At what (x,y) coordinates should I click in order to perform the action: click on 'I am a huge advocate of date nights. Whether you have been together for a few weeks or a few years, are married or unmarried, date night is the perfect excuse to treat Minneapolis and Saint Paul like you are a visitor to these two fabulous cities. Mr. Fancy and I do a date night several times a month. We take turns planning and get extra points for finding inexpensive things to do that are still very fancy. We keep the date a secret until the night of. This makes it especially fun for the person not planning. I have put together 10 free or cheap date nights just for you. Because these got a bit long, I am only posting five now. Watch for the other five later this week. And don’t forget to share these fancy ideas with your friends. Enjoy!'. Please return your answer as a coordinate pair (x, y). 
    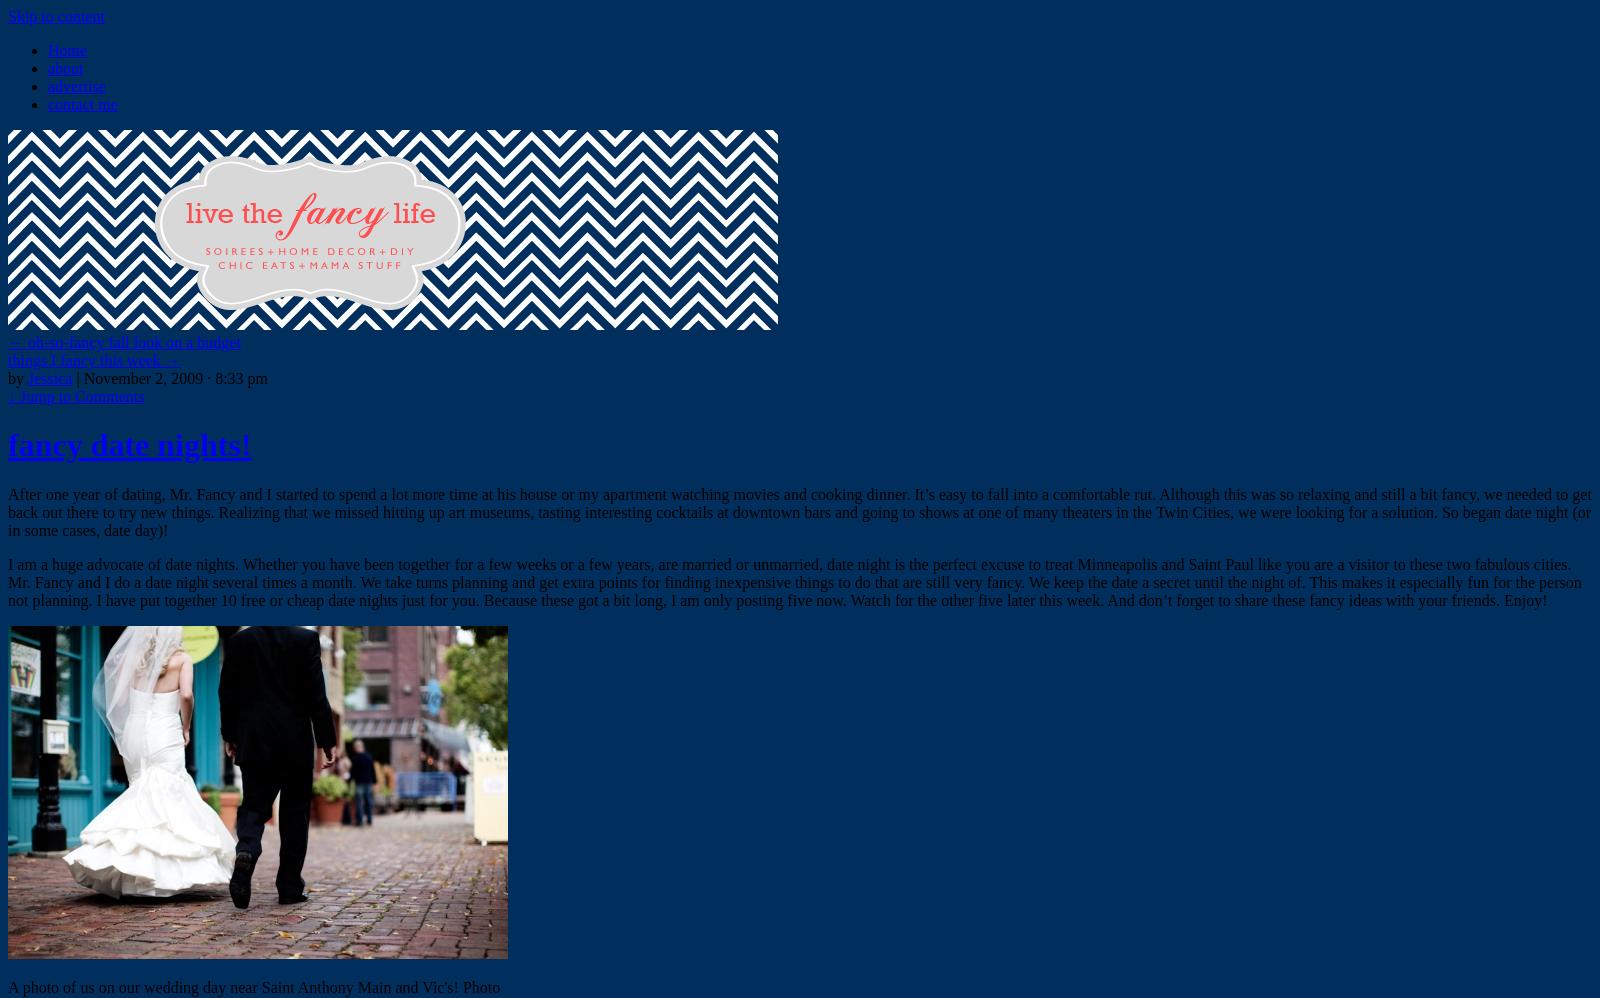
    Looking at the image, I should click on (7, 580).